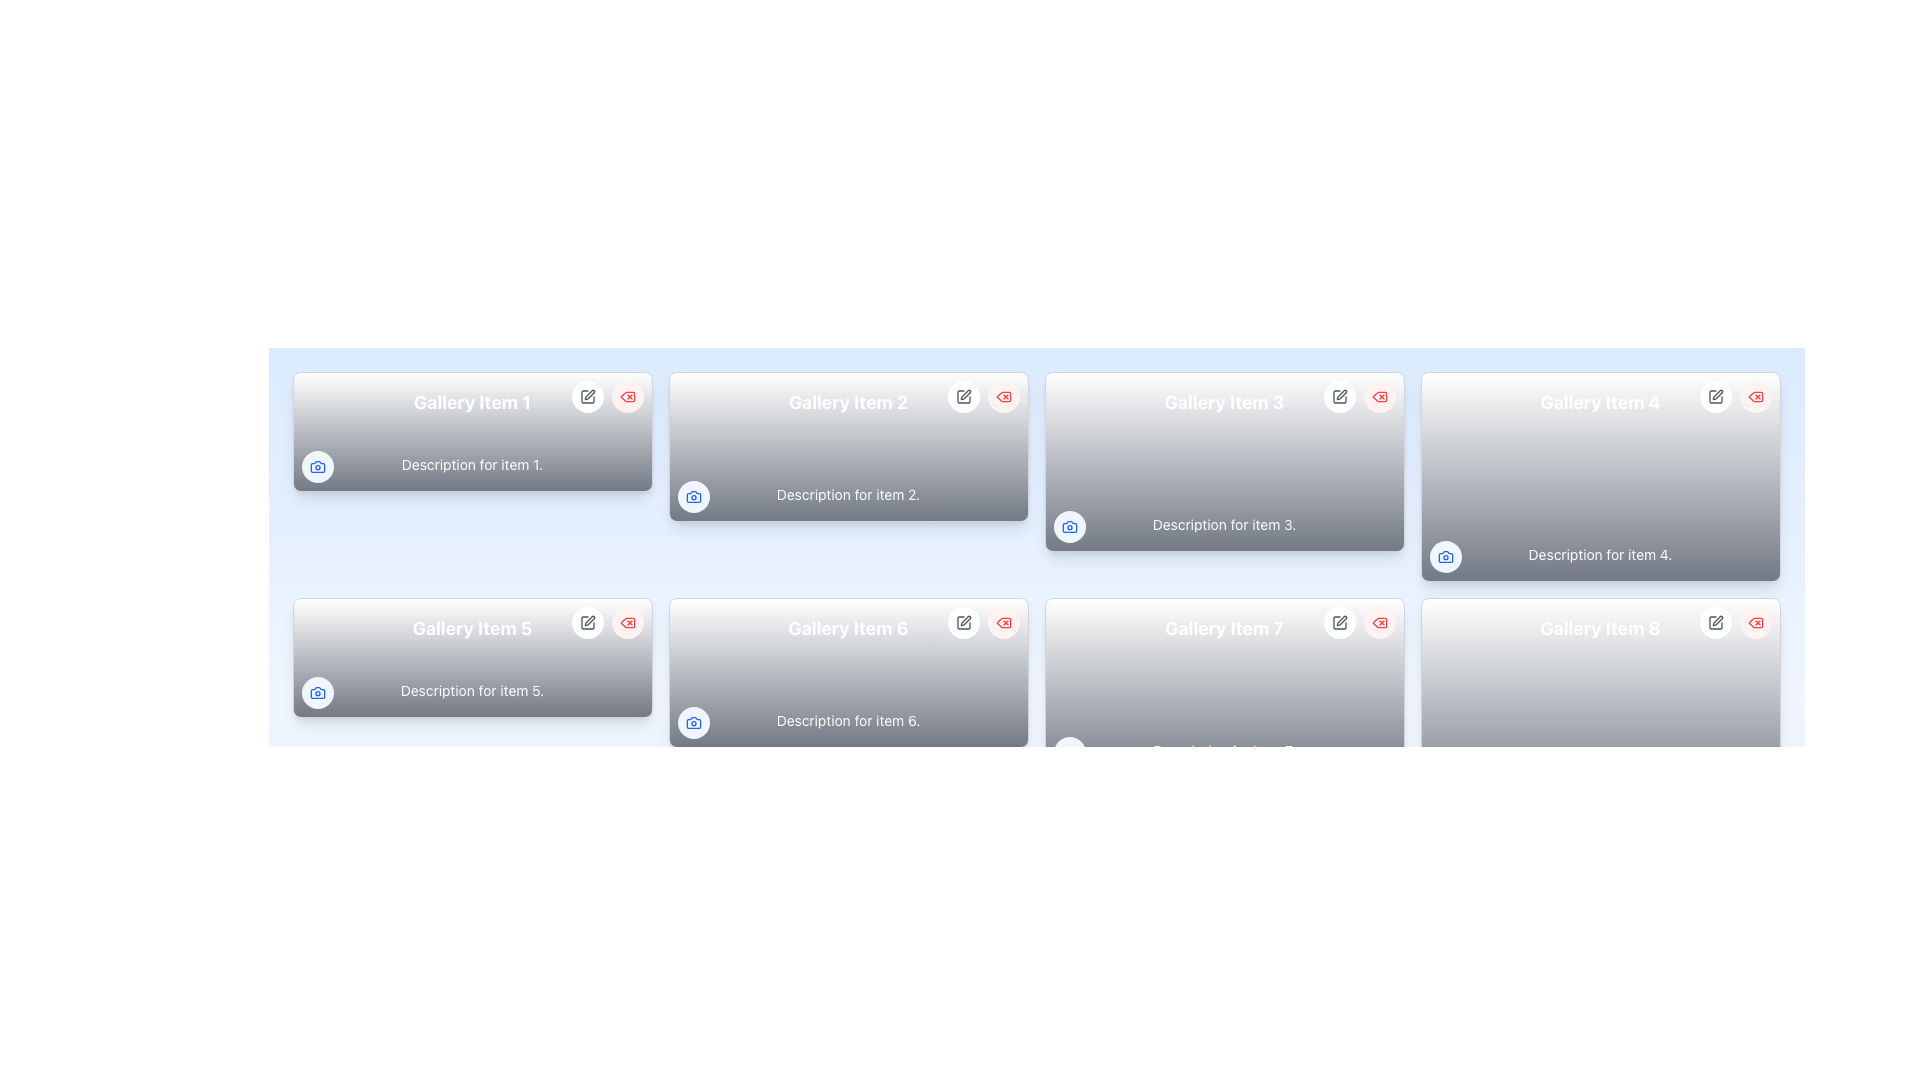  I want to click on the delete button (trash bin icon) located at the top-right corner of the card labeled 'Gallery Item 6', so click(983, 622).